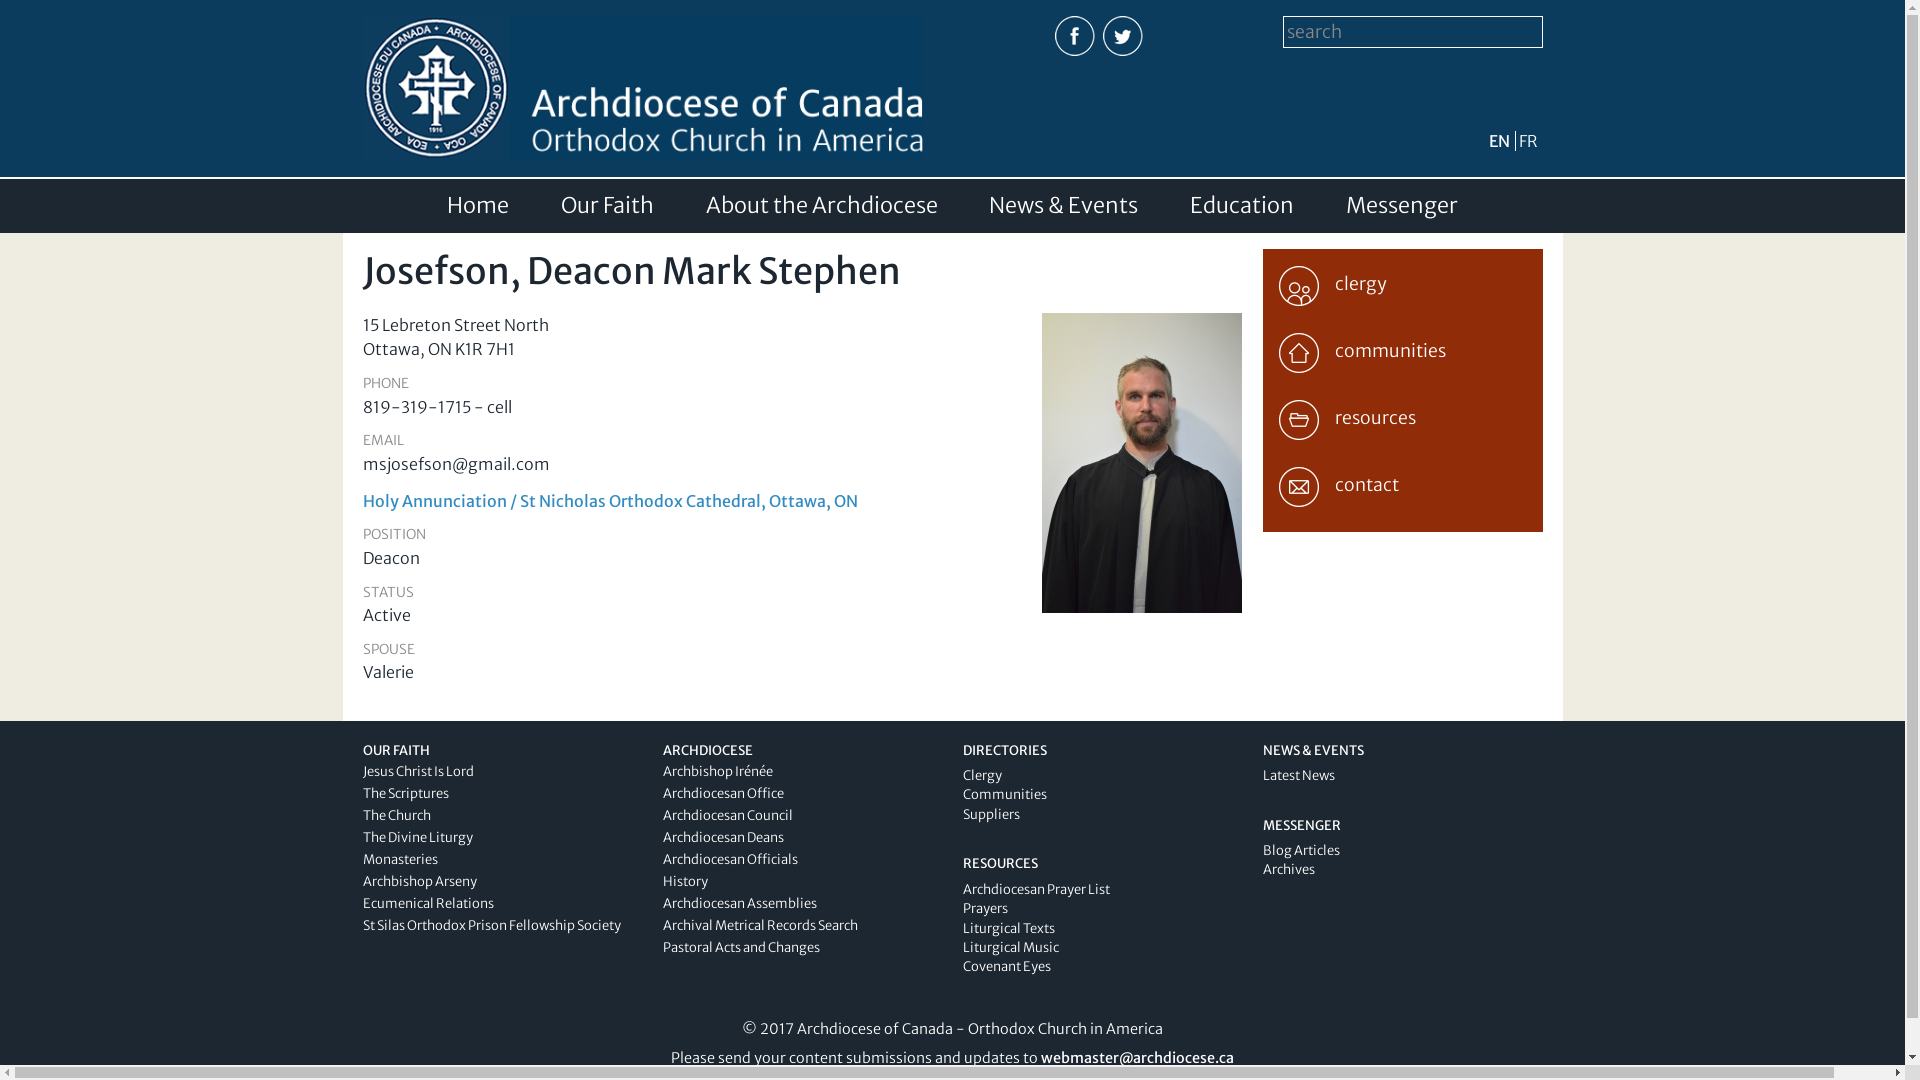 This screenshot has width=1920, height=1080. What do you see at coordinates (417, 880) in the screenshot?
I see `'Archbishop Arseny'` at bounding box center [417, 880].